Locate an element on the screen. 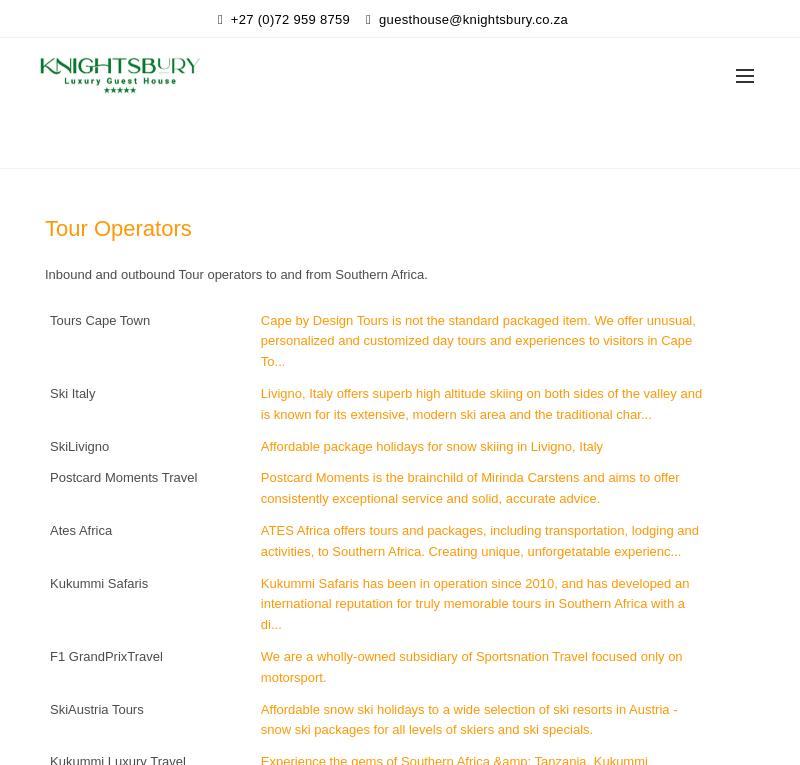 The image size is (800, 765). '/' is located at coordinates (401, 142).